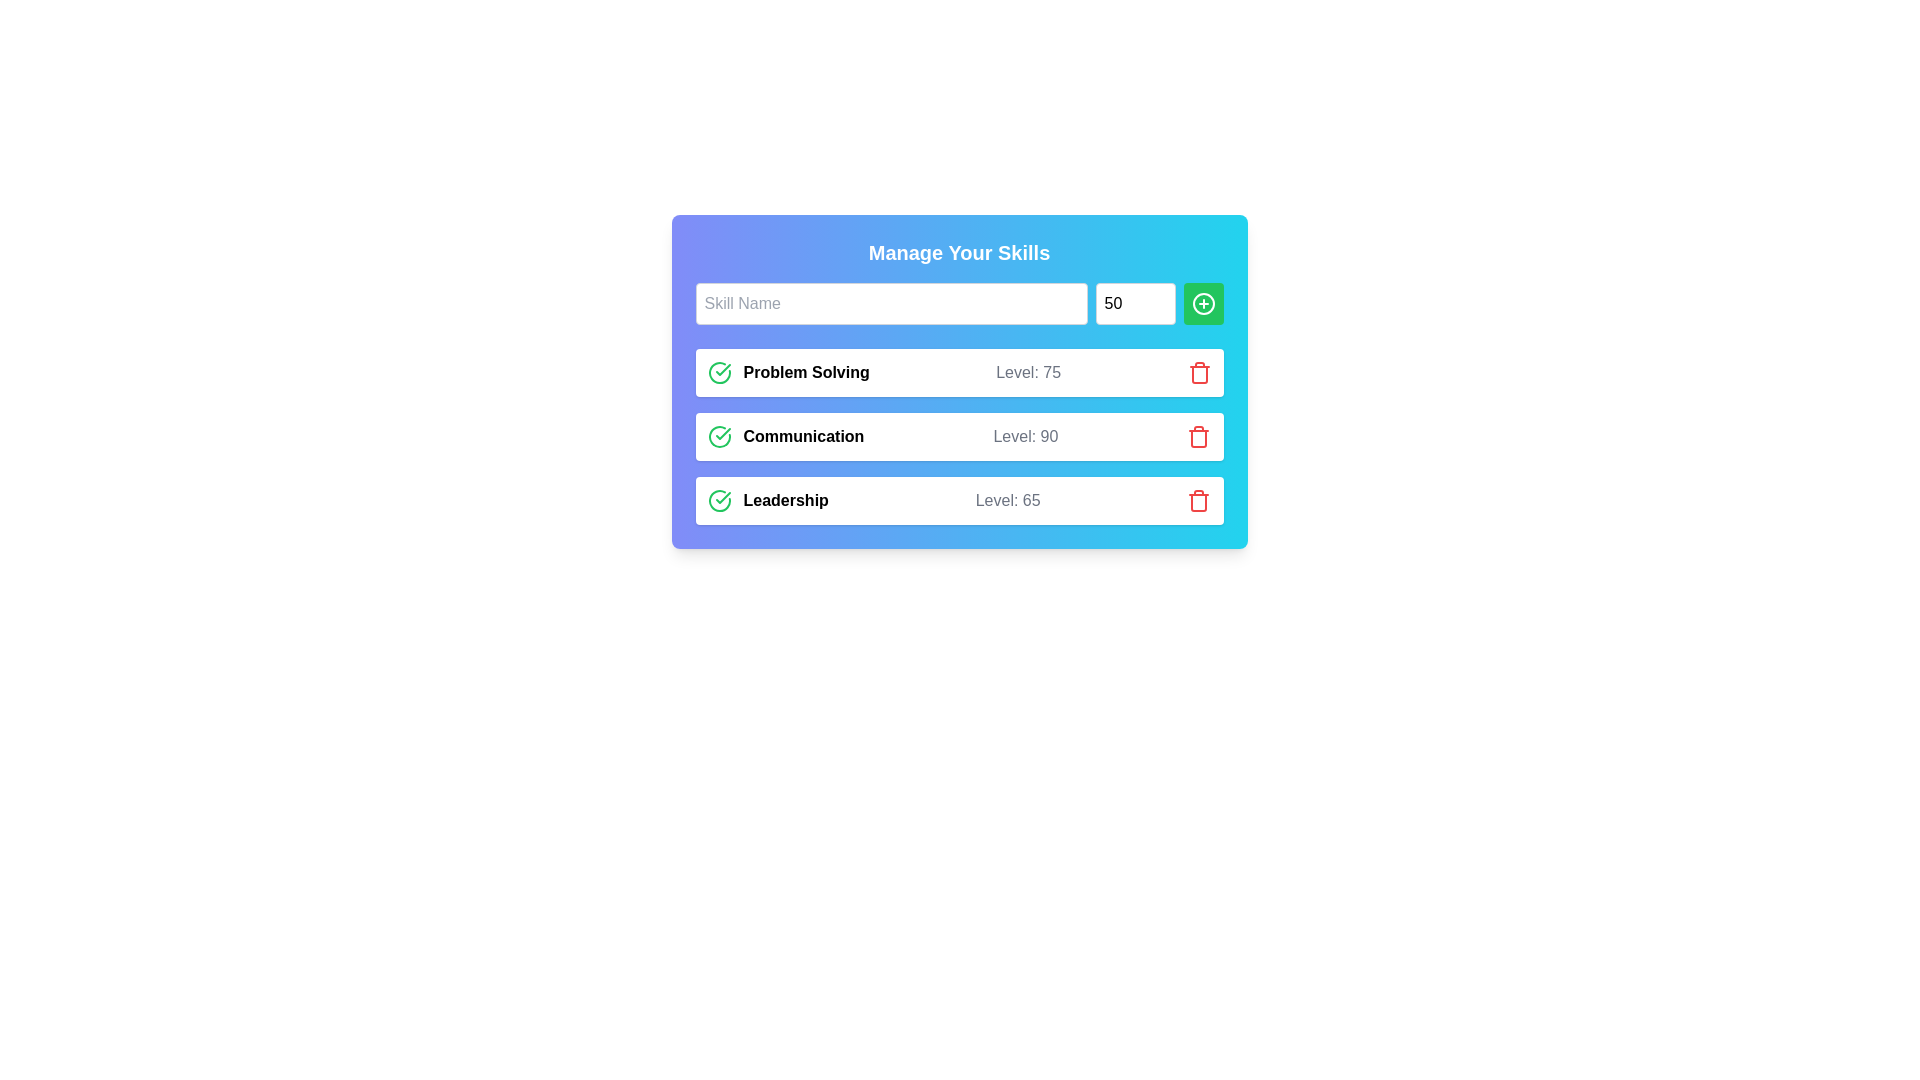  I want to click on the trash-can icon button, so click(1199, 435).